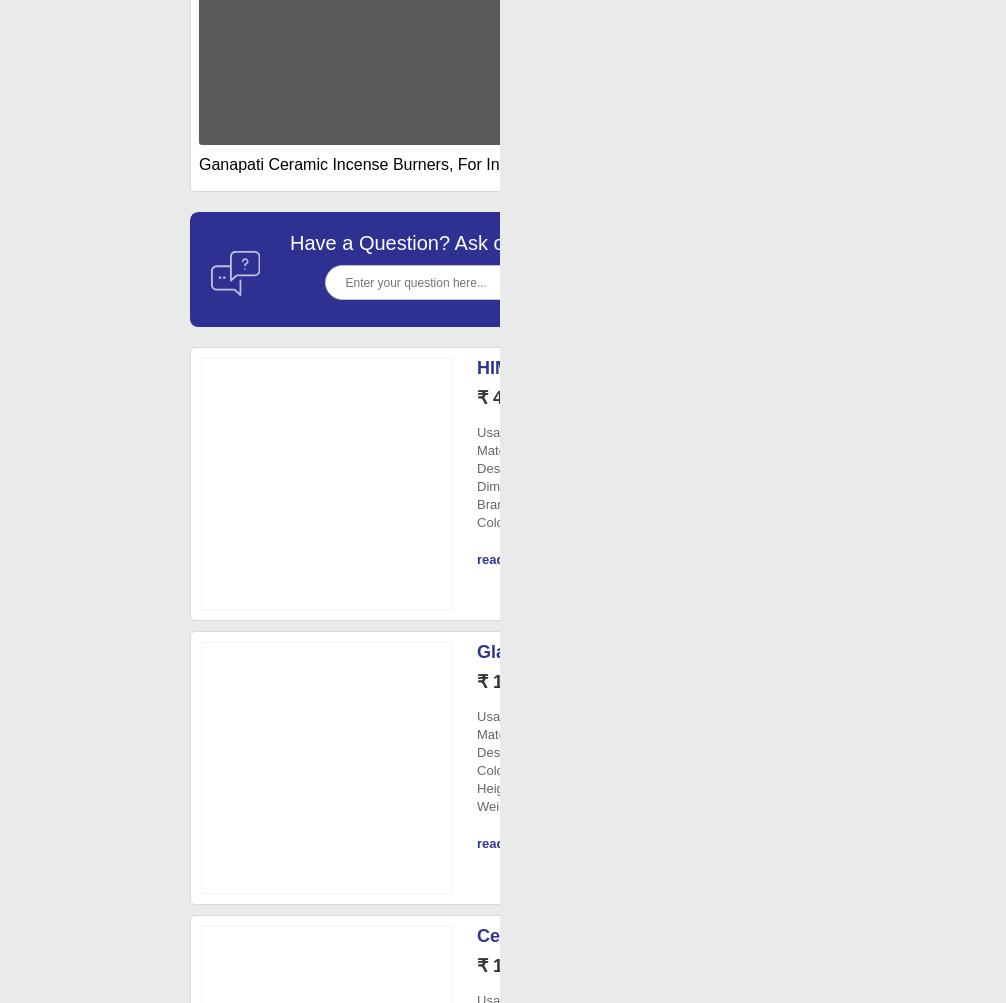 This screenshot has width=1006, height=1003. Describe the element at coordinates (570, 486) in the screenshot. I see `':  22*10 Cm'` at that location.